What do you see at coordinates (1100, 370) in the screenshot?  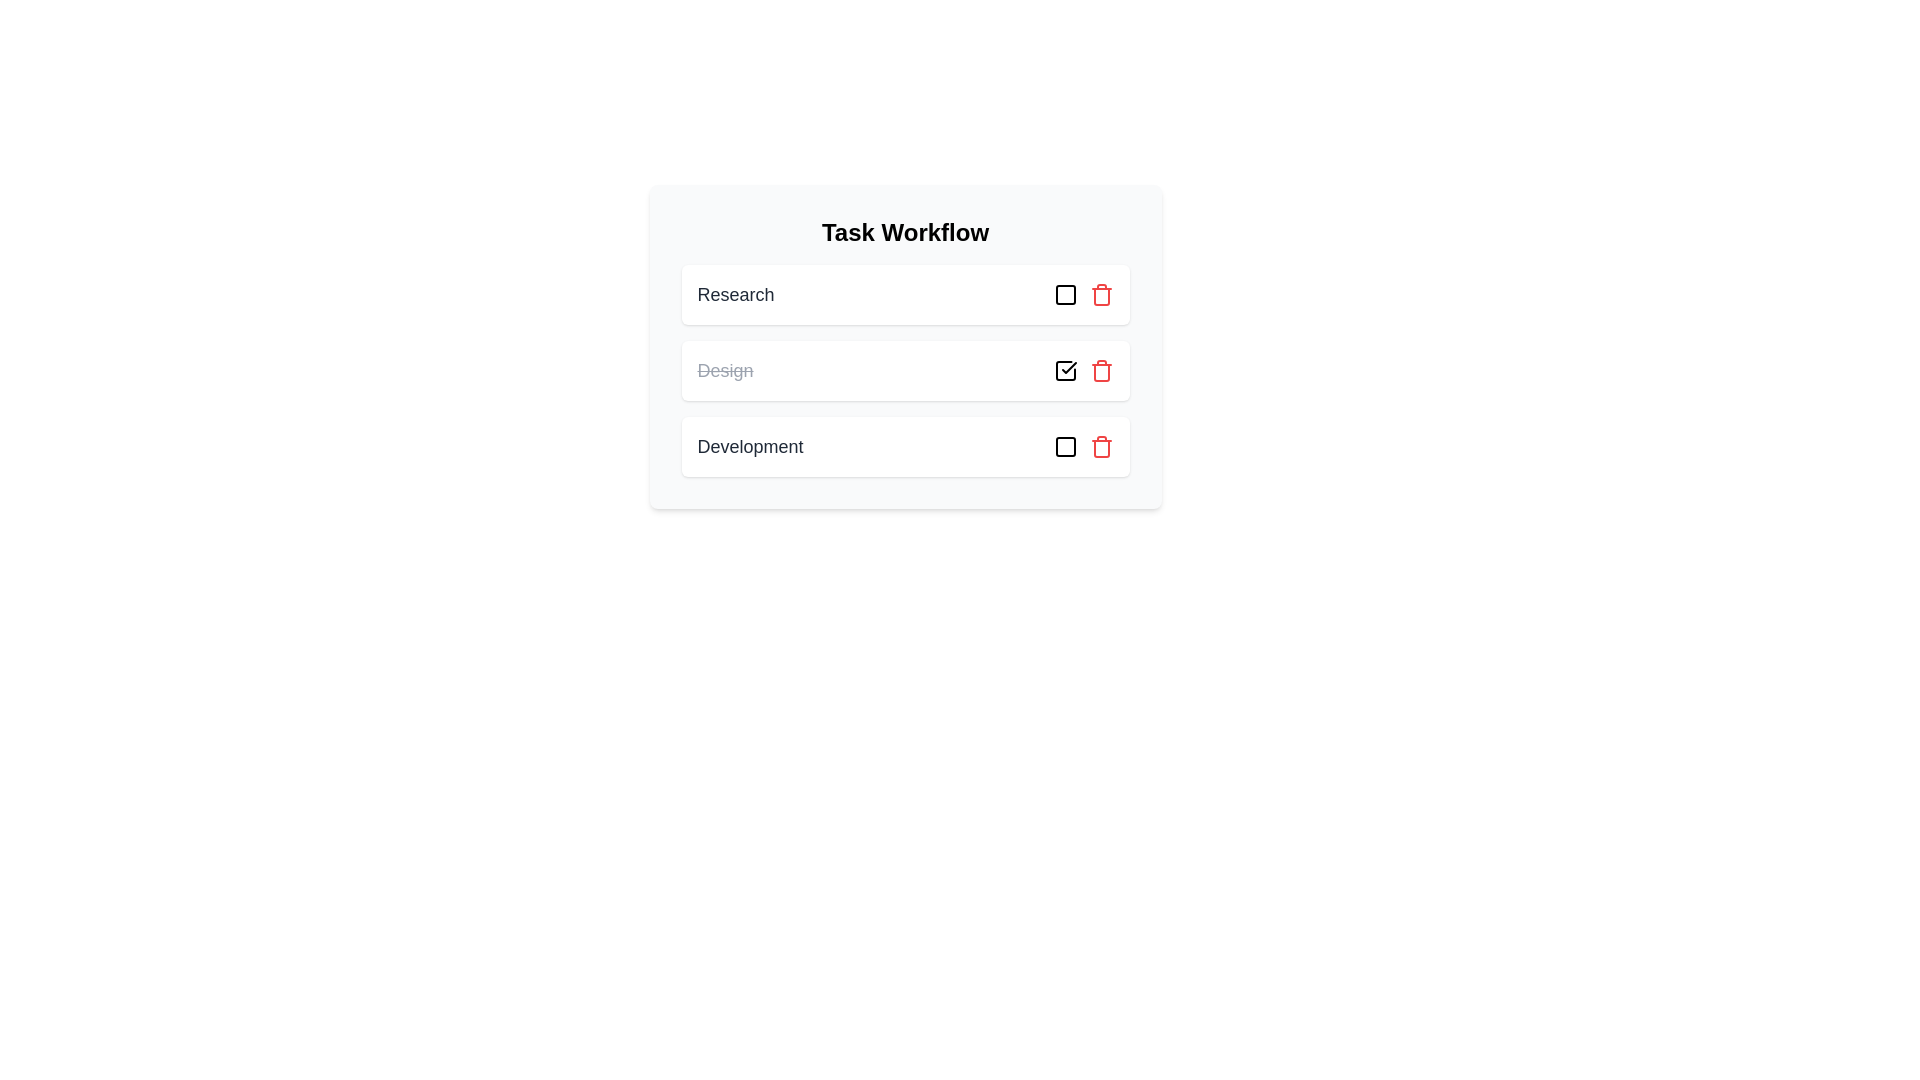 I see `the task Design from the list` at bounding box center [1100, 370].